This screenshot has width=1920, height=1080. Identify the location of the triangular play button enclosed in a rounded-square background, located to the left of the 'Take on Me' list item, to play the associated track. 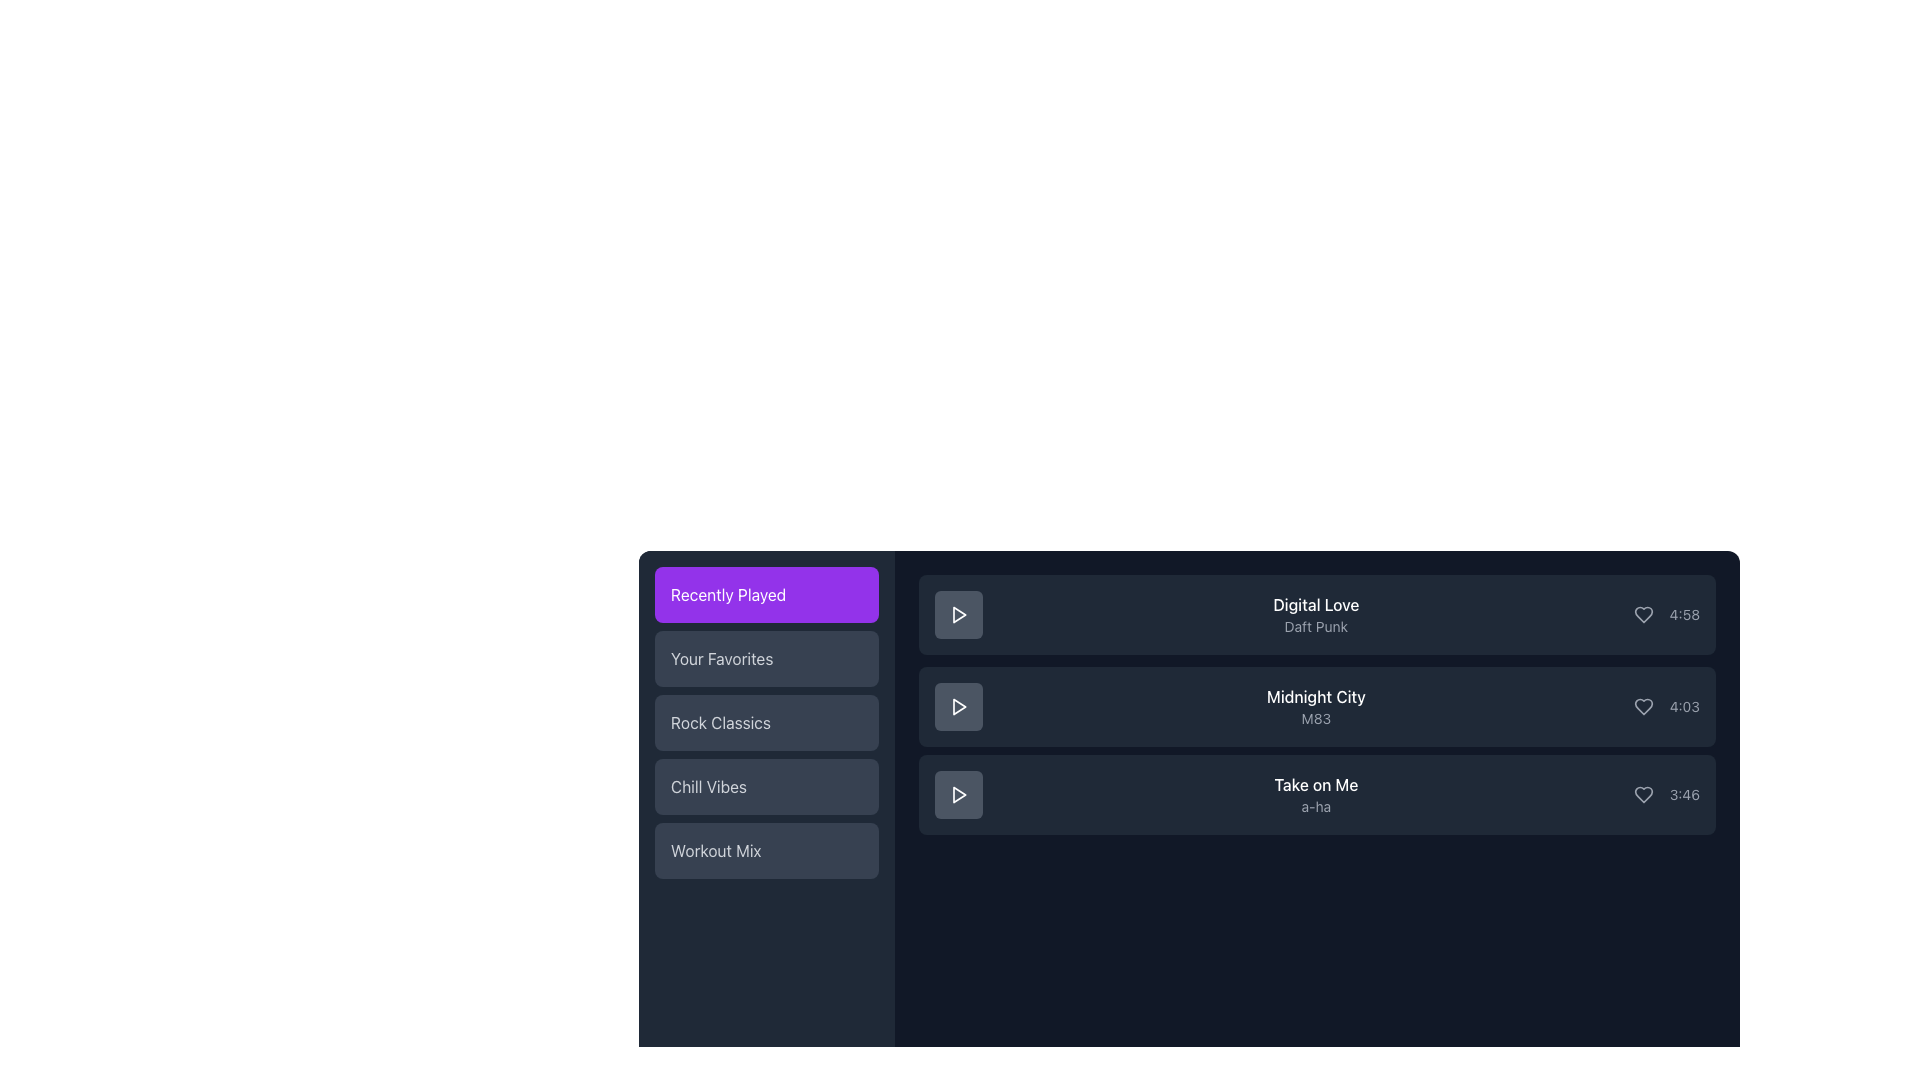
(958, 793).